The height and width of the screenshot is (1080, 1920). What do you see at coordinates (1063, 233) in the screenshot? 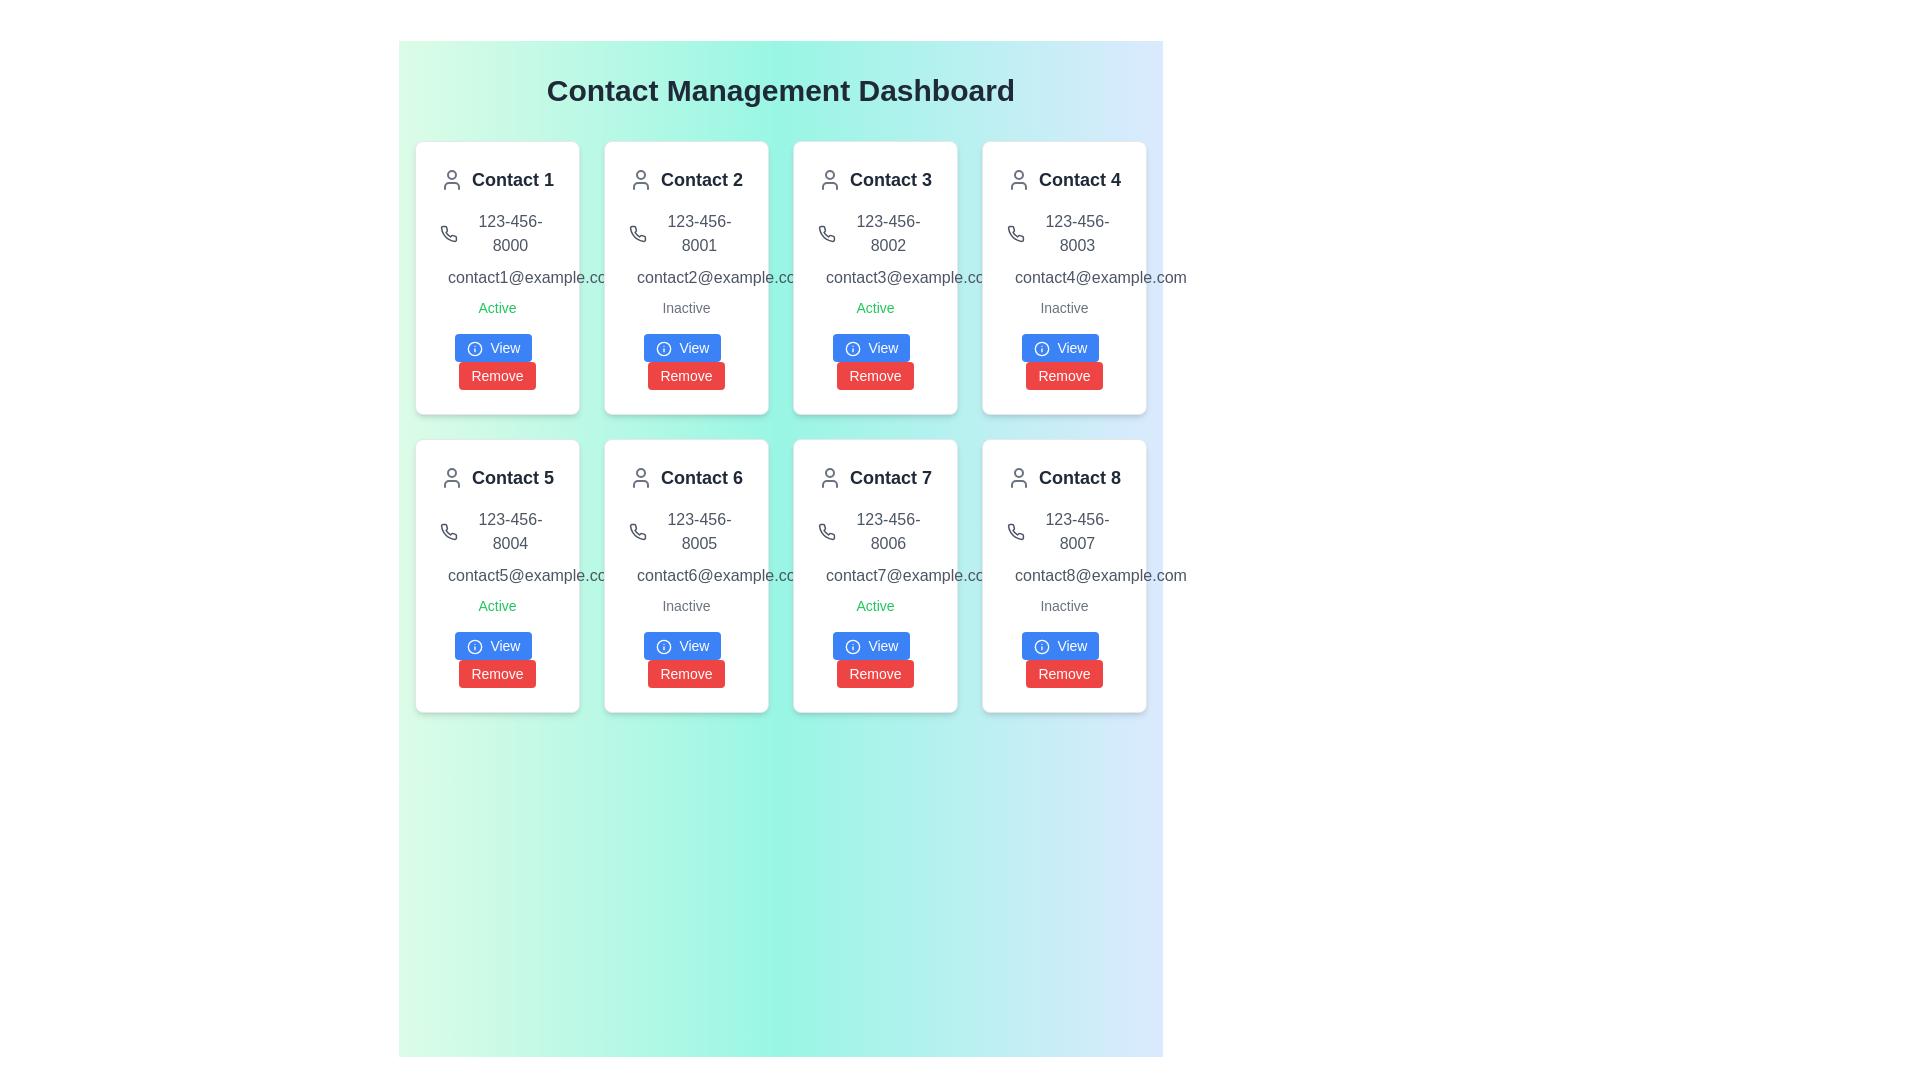
I see `the phone number displayed in gray color with a phone icon, located in the fourth contact card labeled 'Contact 4'` at bounding box center [1063, 233].